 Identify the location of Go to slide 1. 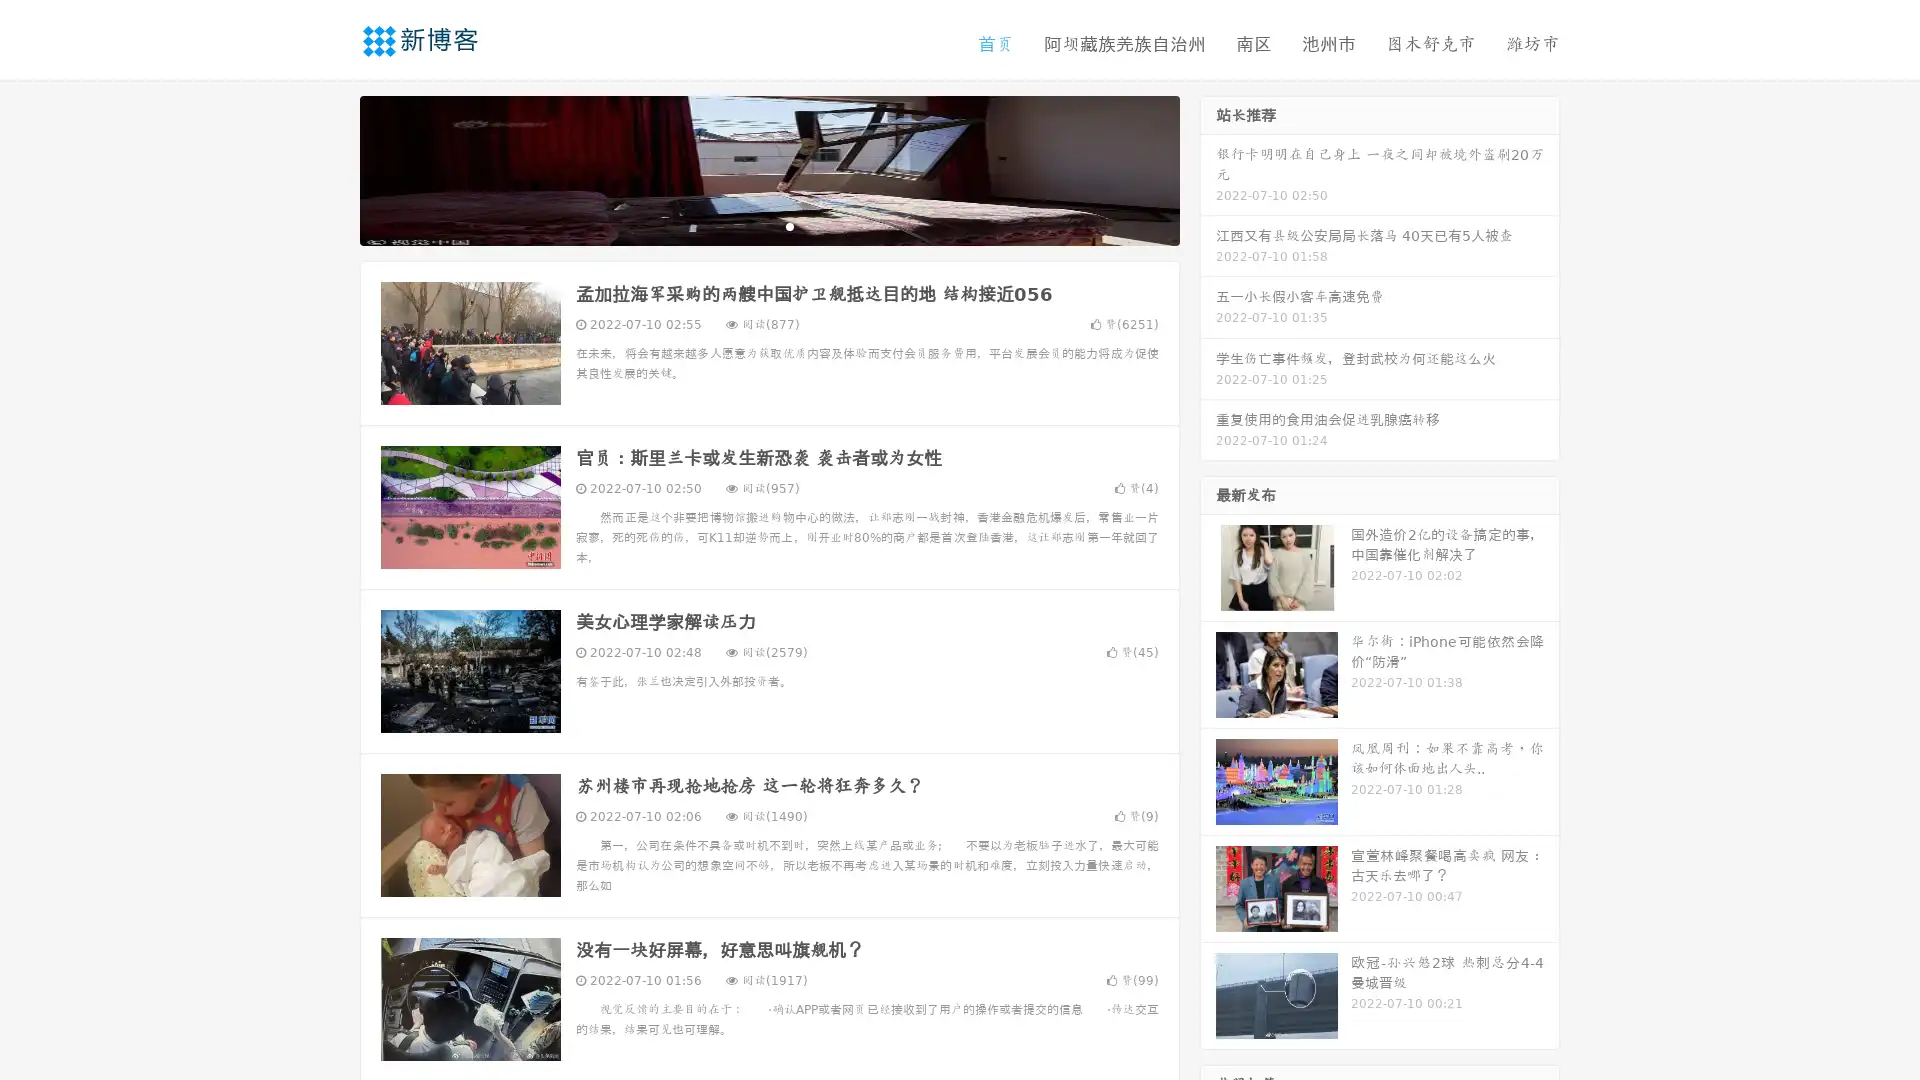
(748, 225).